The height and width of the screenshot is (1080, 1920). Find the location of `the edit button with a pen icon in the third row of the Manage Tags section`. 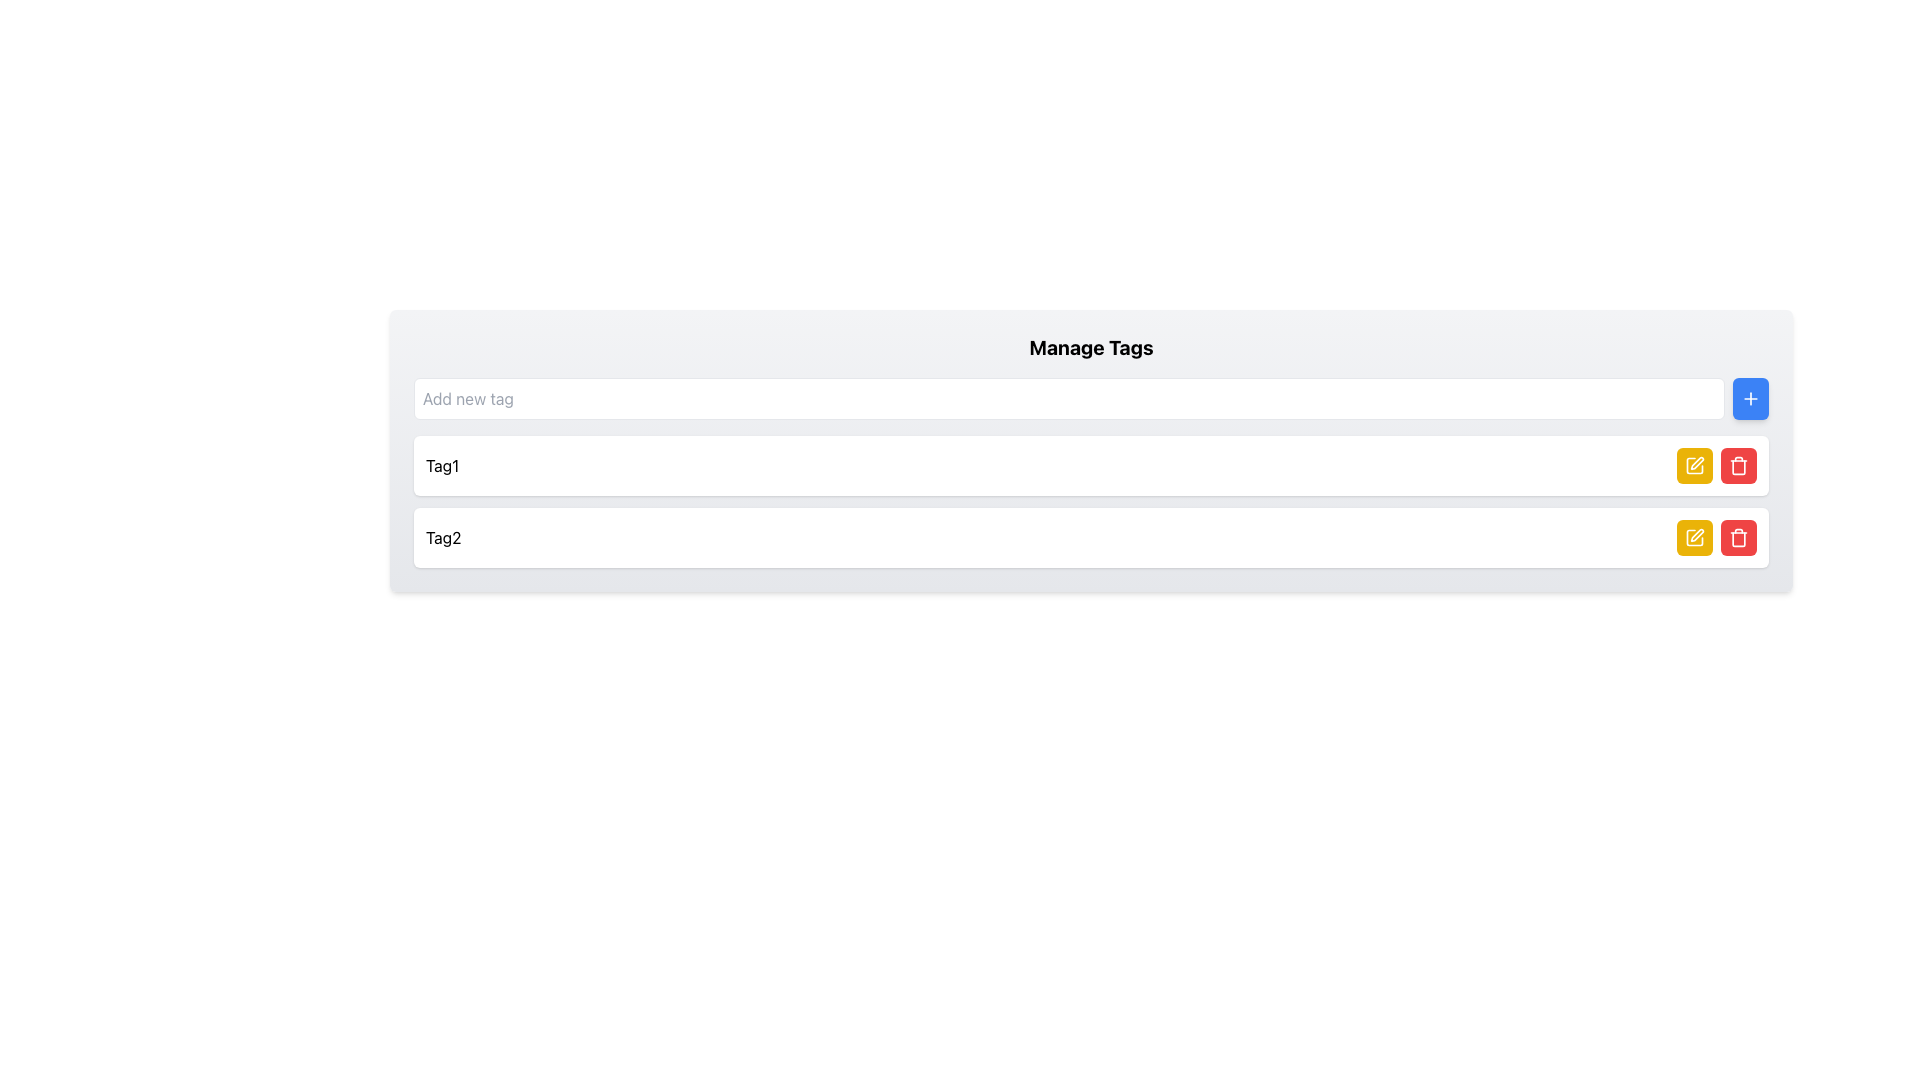

the edit button with a pen icon in the third row of the Manage Tags section is located at coordinates (1696, 463).